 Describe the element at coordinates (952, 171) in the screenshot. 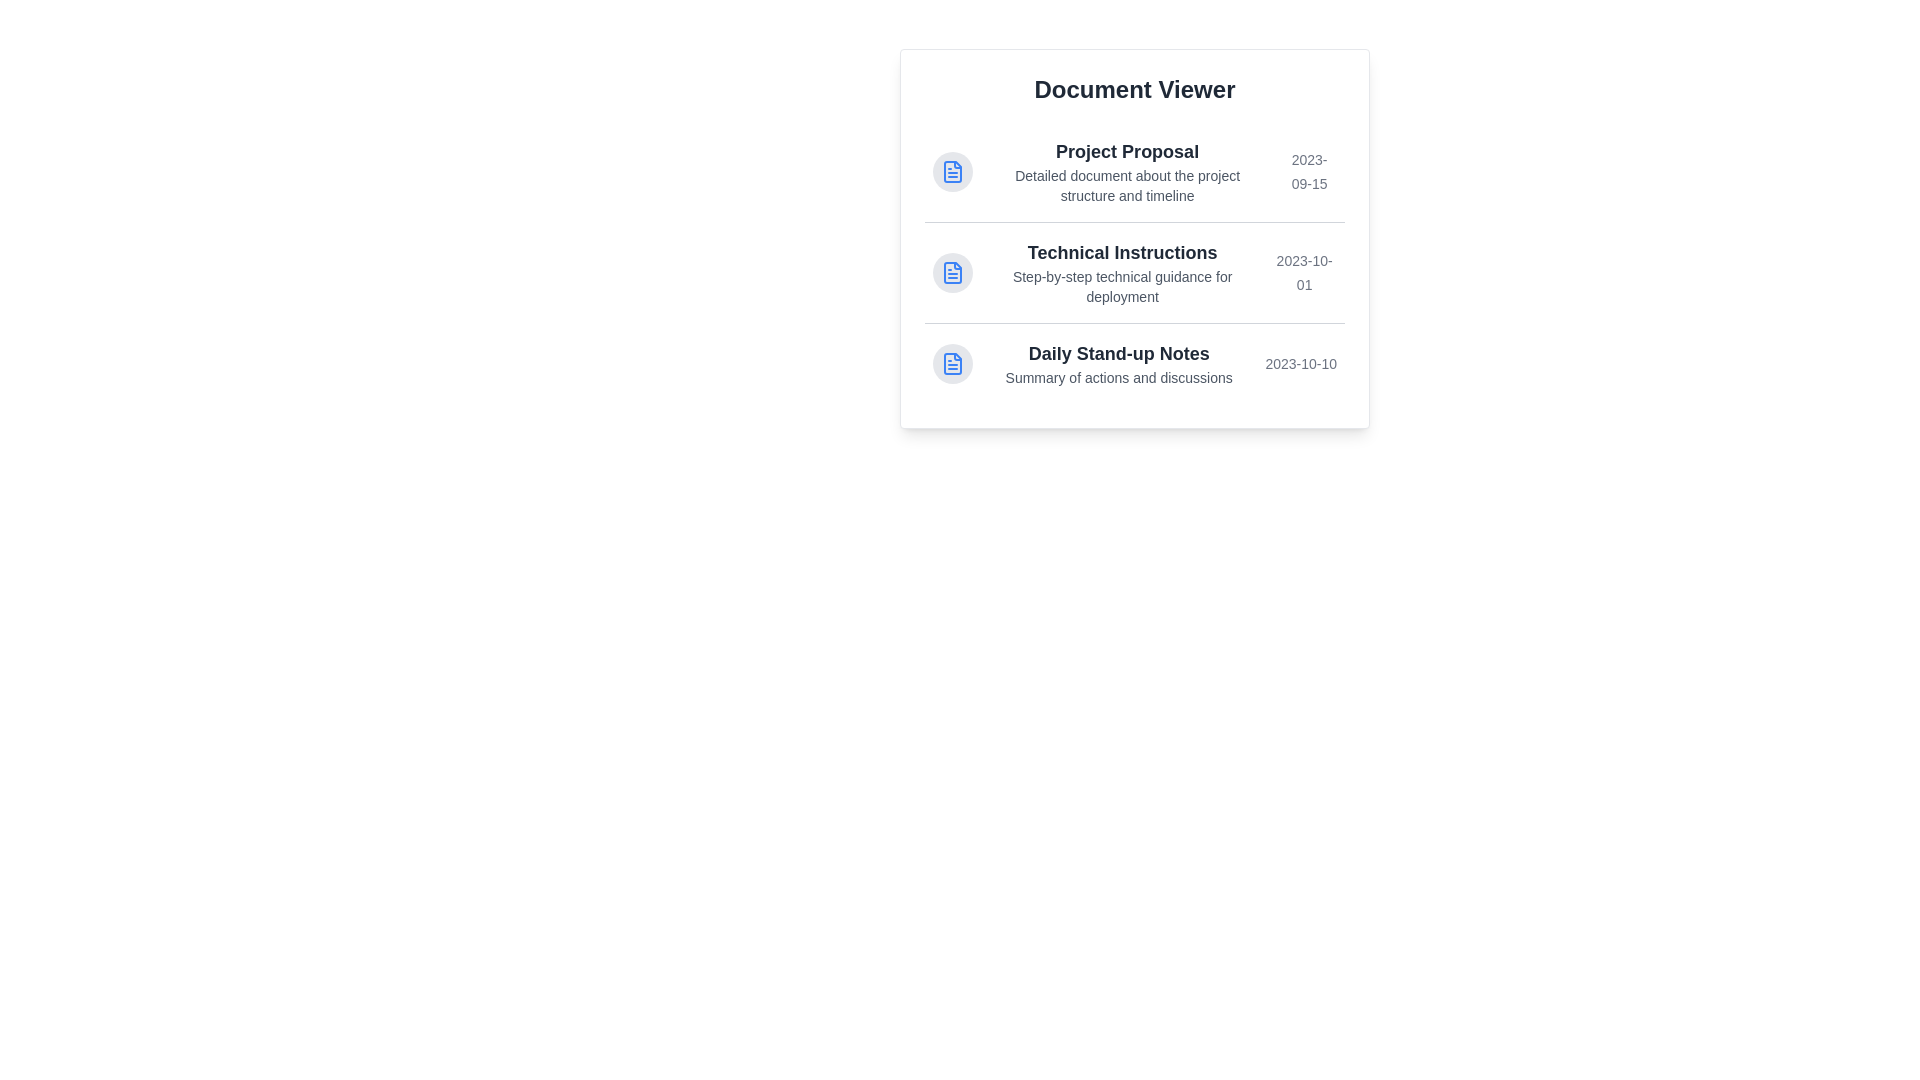

I see `the icon next to the document titled Project Proposal` at that location.